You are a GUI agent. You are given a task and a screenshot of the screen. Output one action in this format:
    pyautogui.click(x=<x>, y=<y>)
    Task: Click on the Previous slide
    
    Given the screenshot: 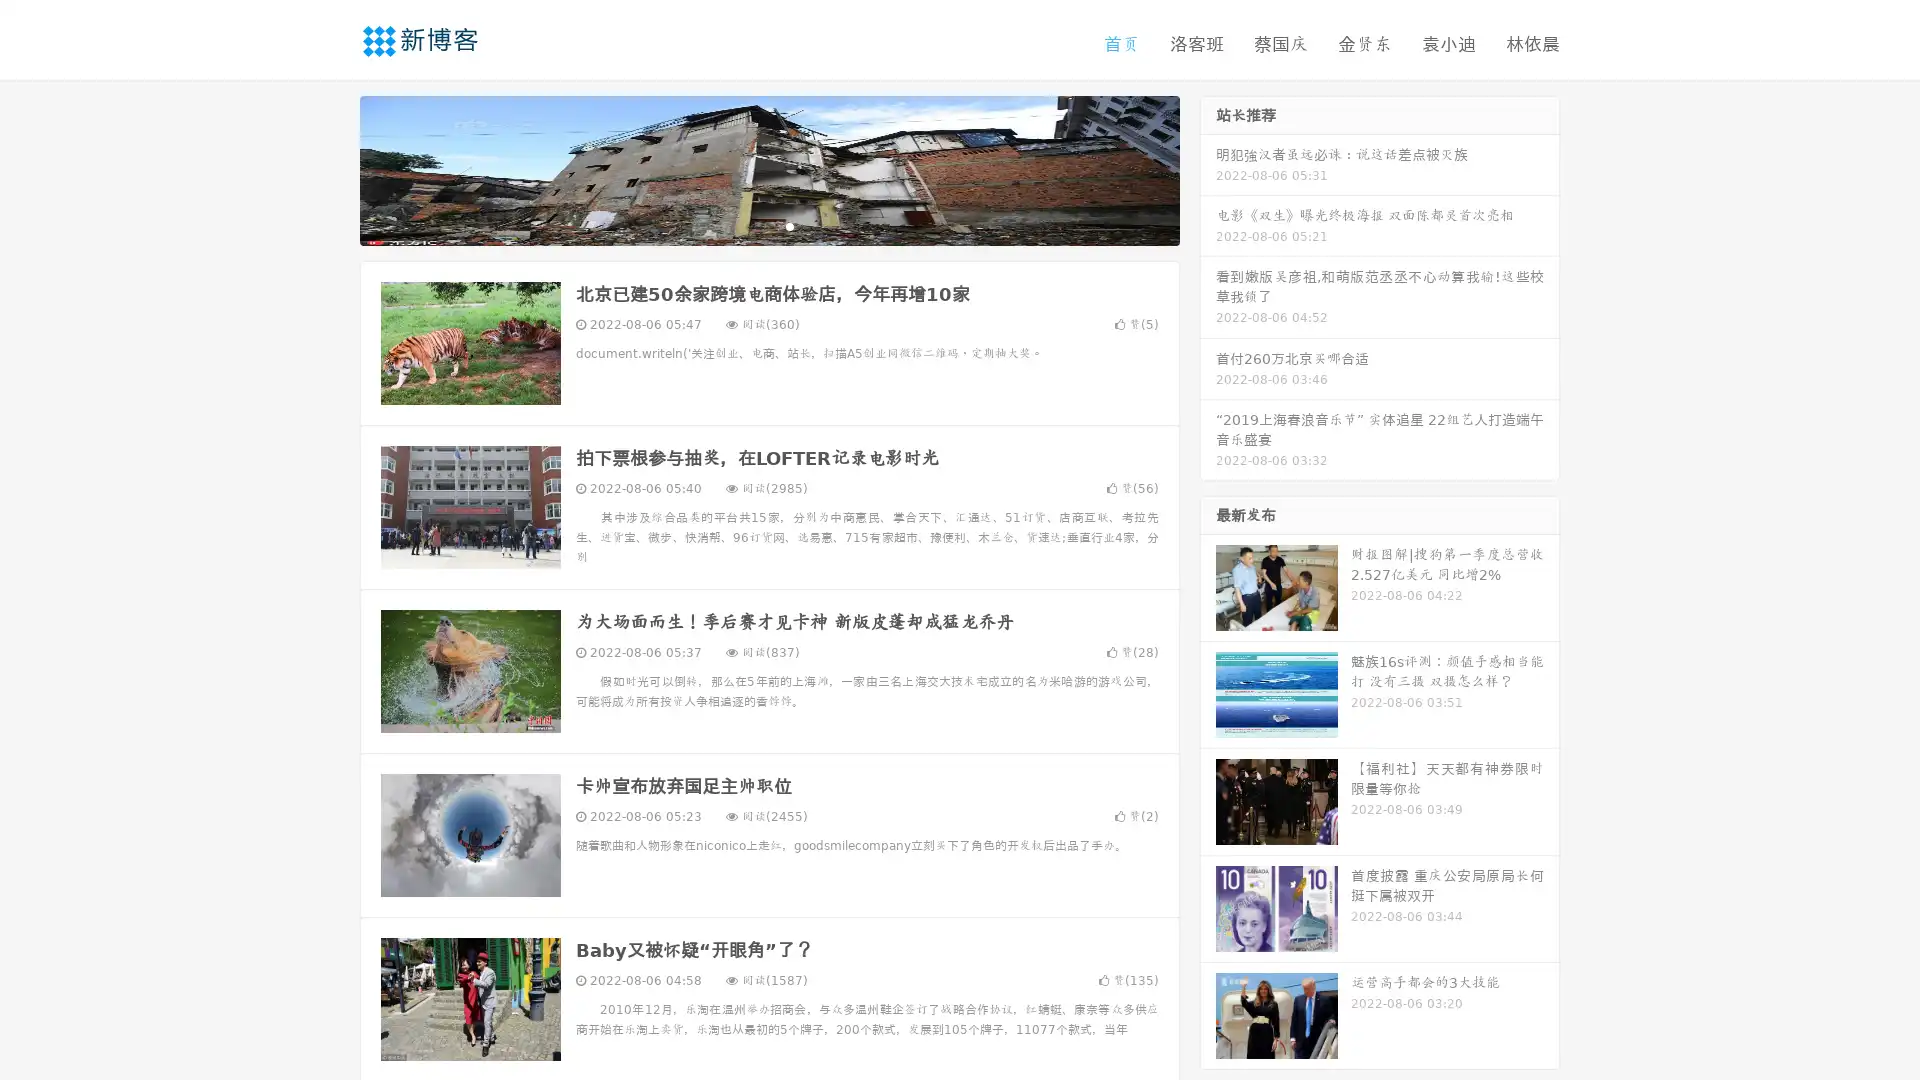 What is the action you would take?
    pyautogui.click(x=330, y=168)
    